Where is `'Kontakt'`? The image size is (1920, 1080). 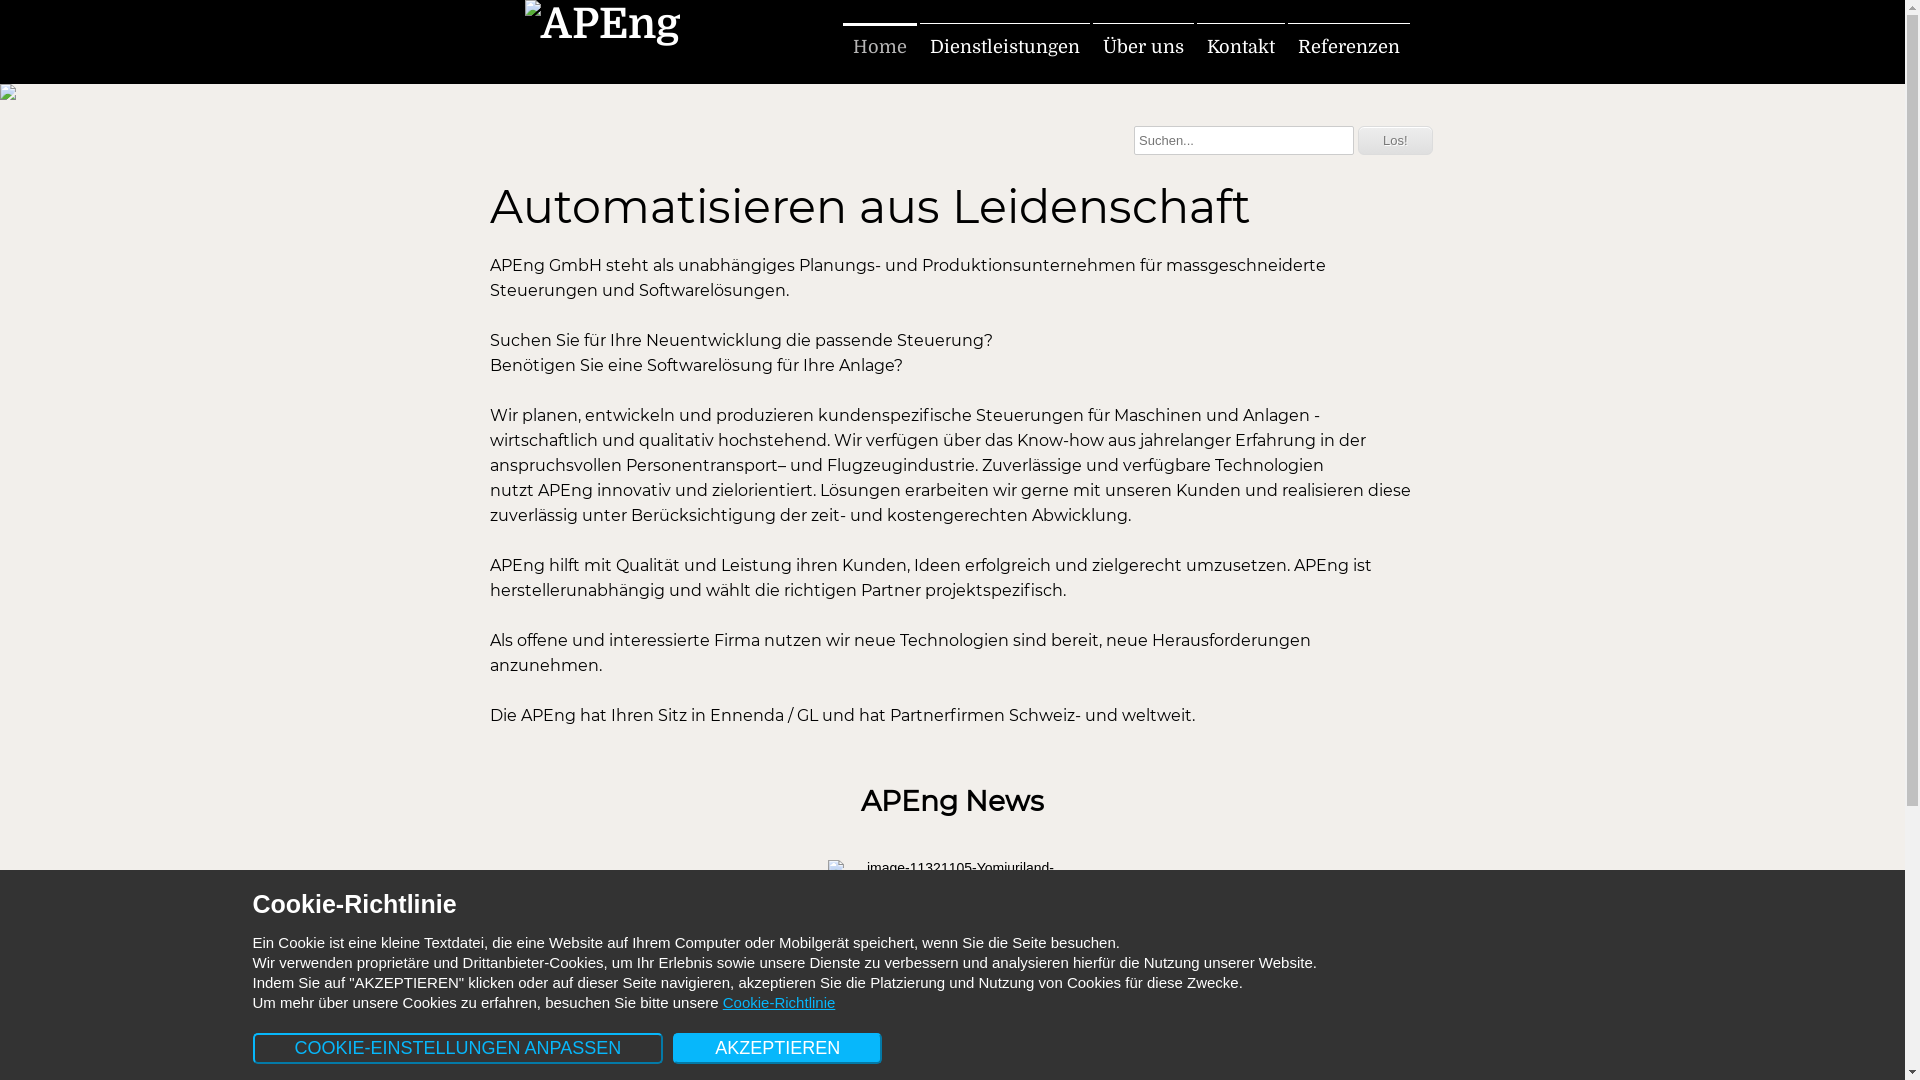 'Kontakt' is located at coordinates (1238, 45).